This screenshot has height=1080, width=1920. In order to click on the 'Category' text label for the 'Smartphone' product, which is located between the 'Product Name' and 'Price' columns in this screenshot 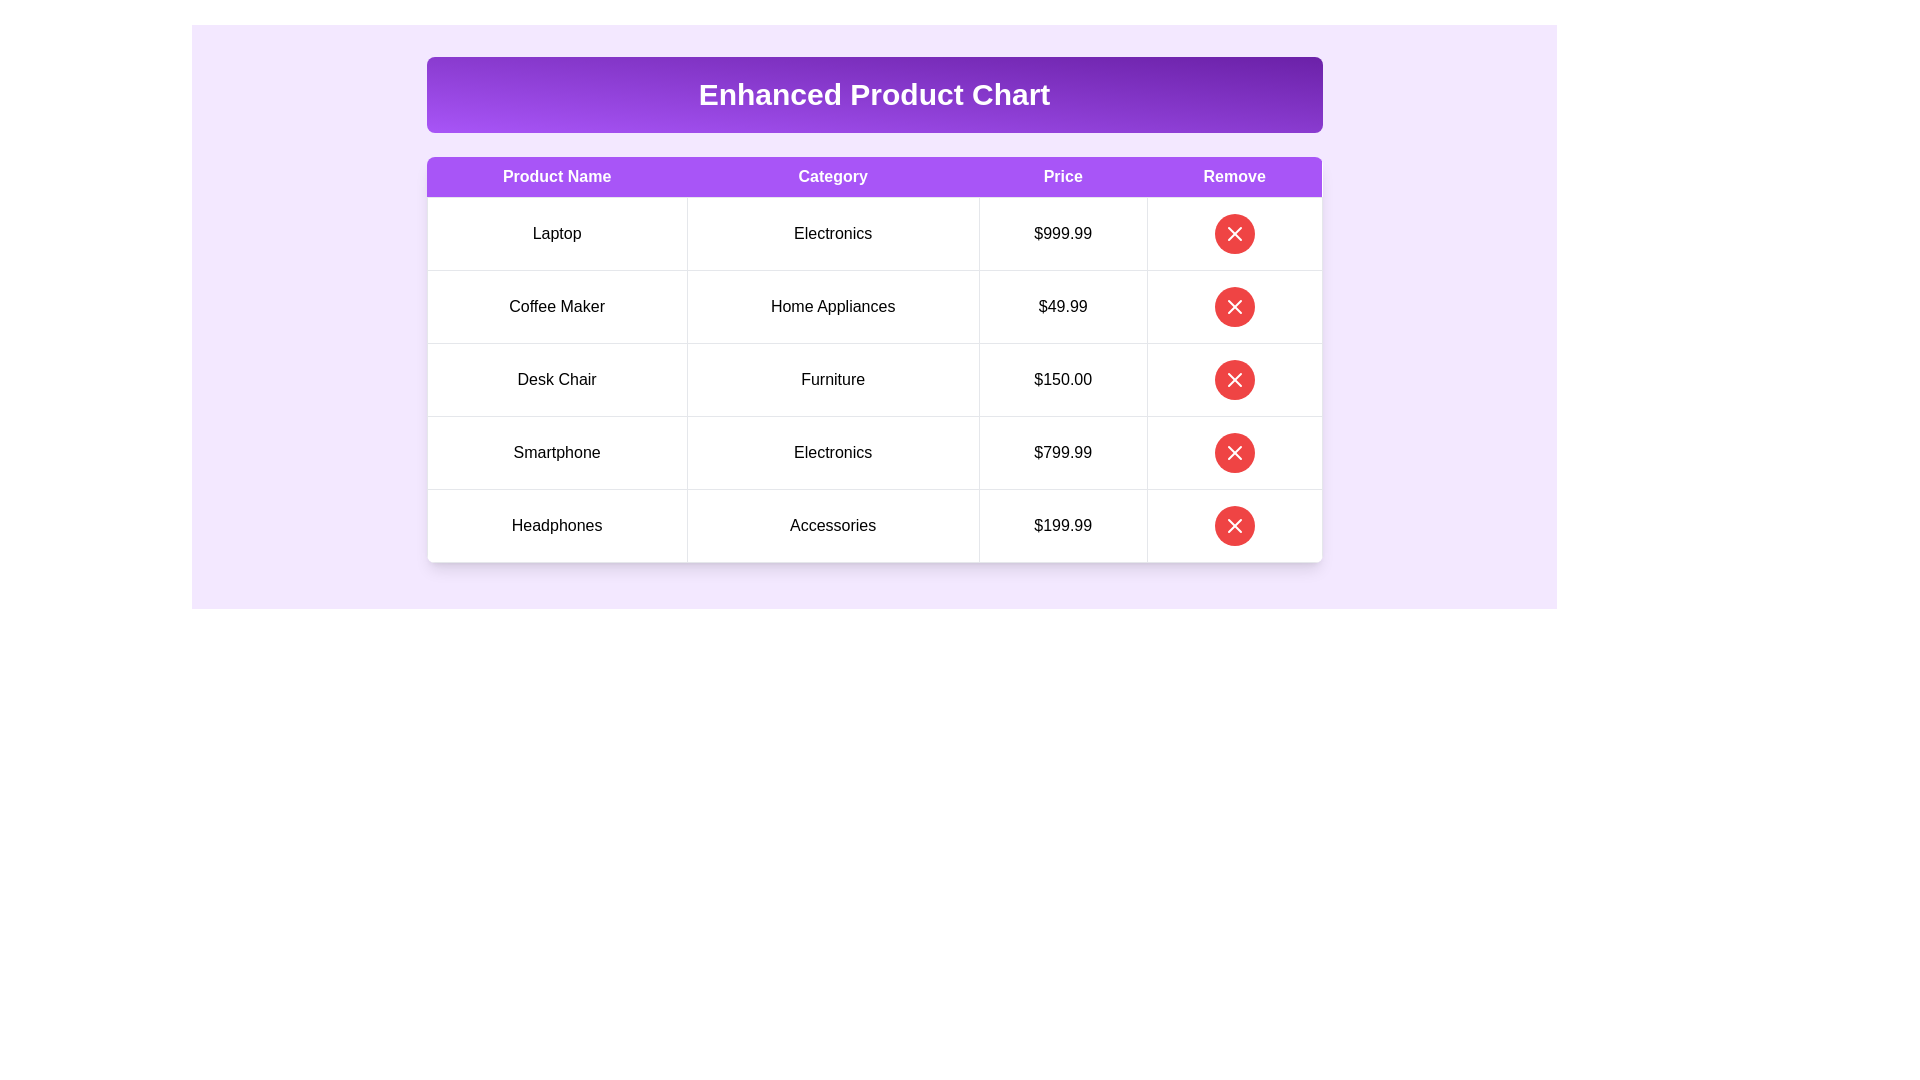, I will do `click(833, 452)`.